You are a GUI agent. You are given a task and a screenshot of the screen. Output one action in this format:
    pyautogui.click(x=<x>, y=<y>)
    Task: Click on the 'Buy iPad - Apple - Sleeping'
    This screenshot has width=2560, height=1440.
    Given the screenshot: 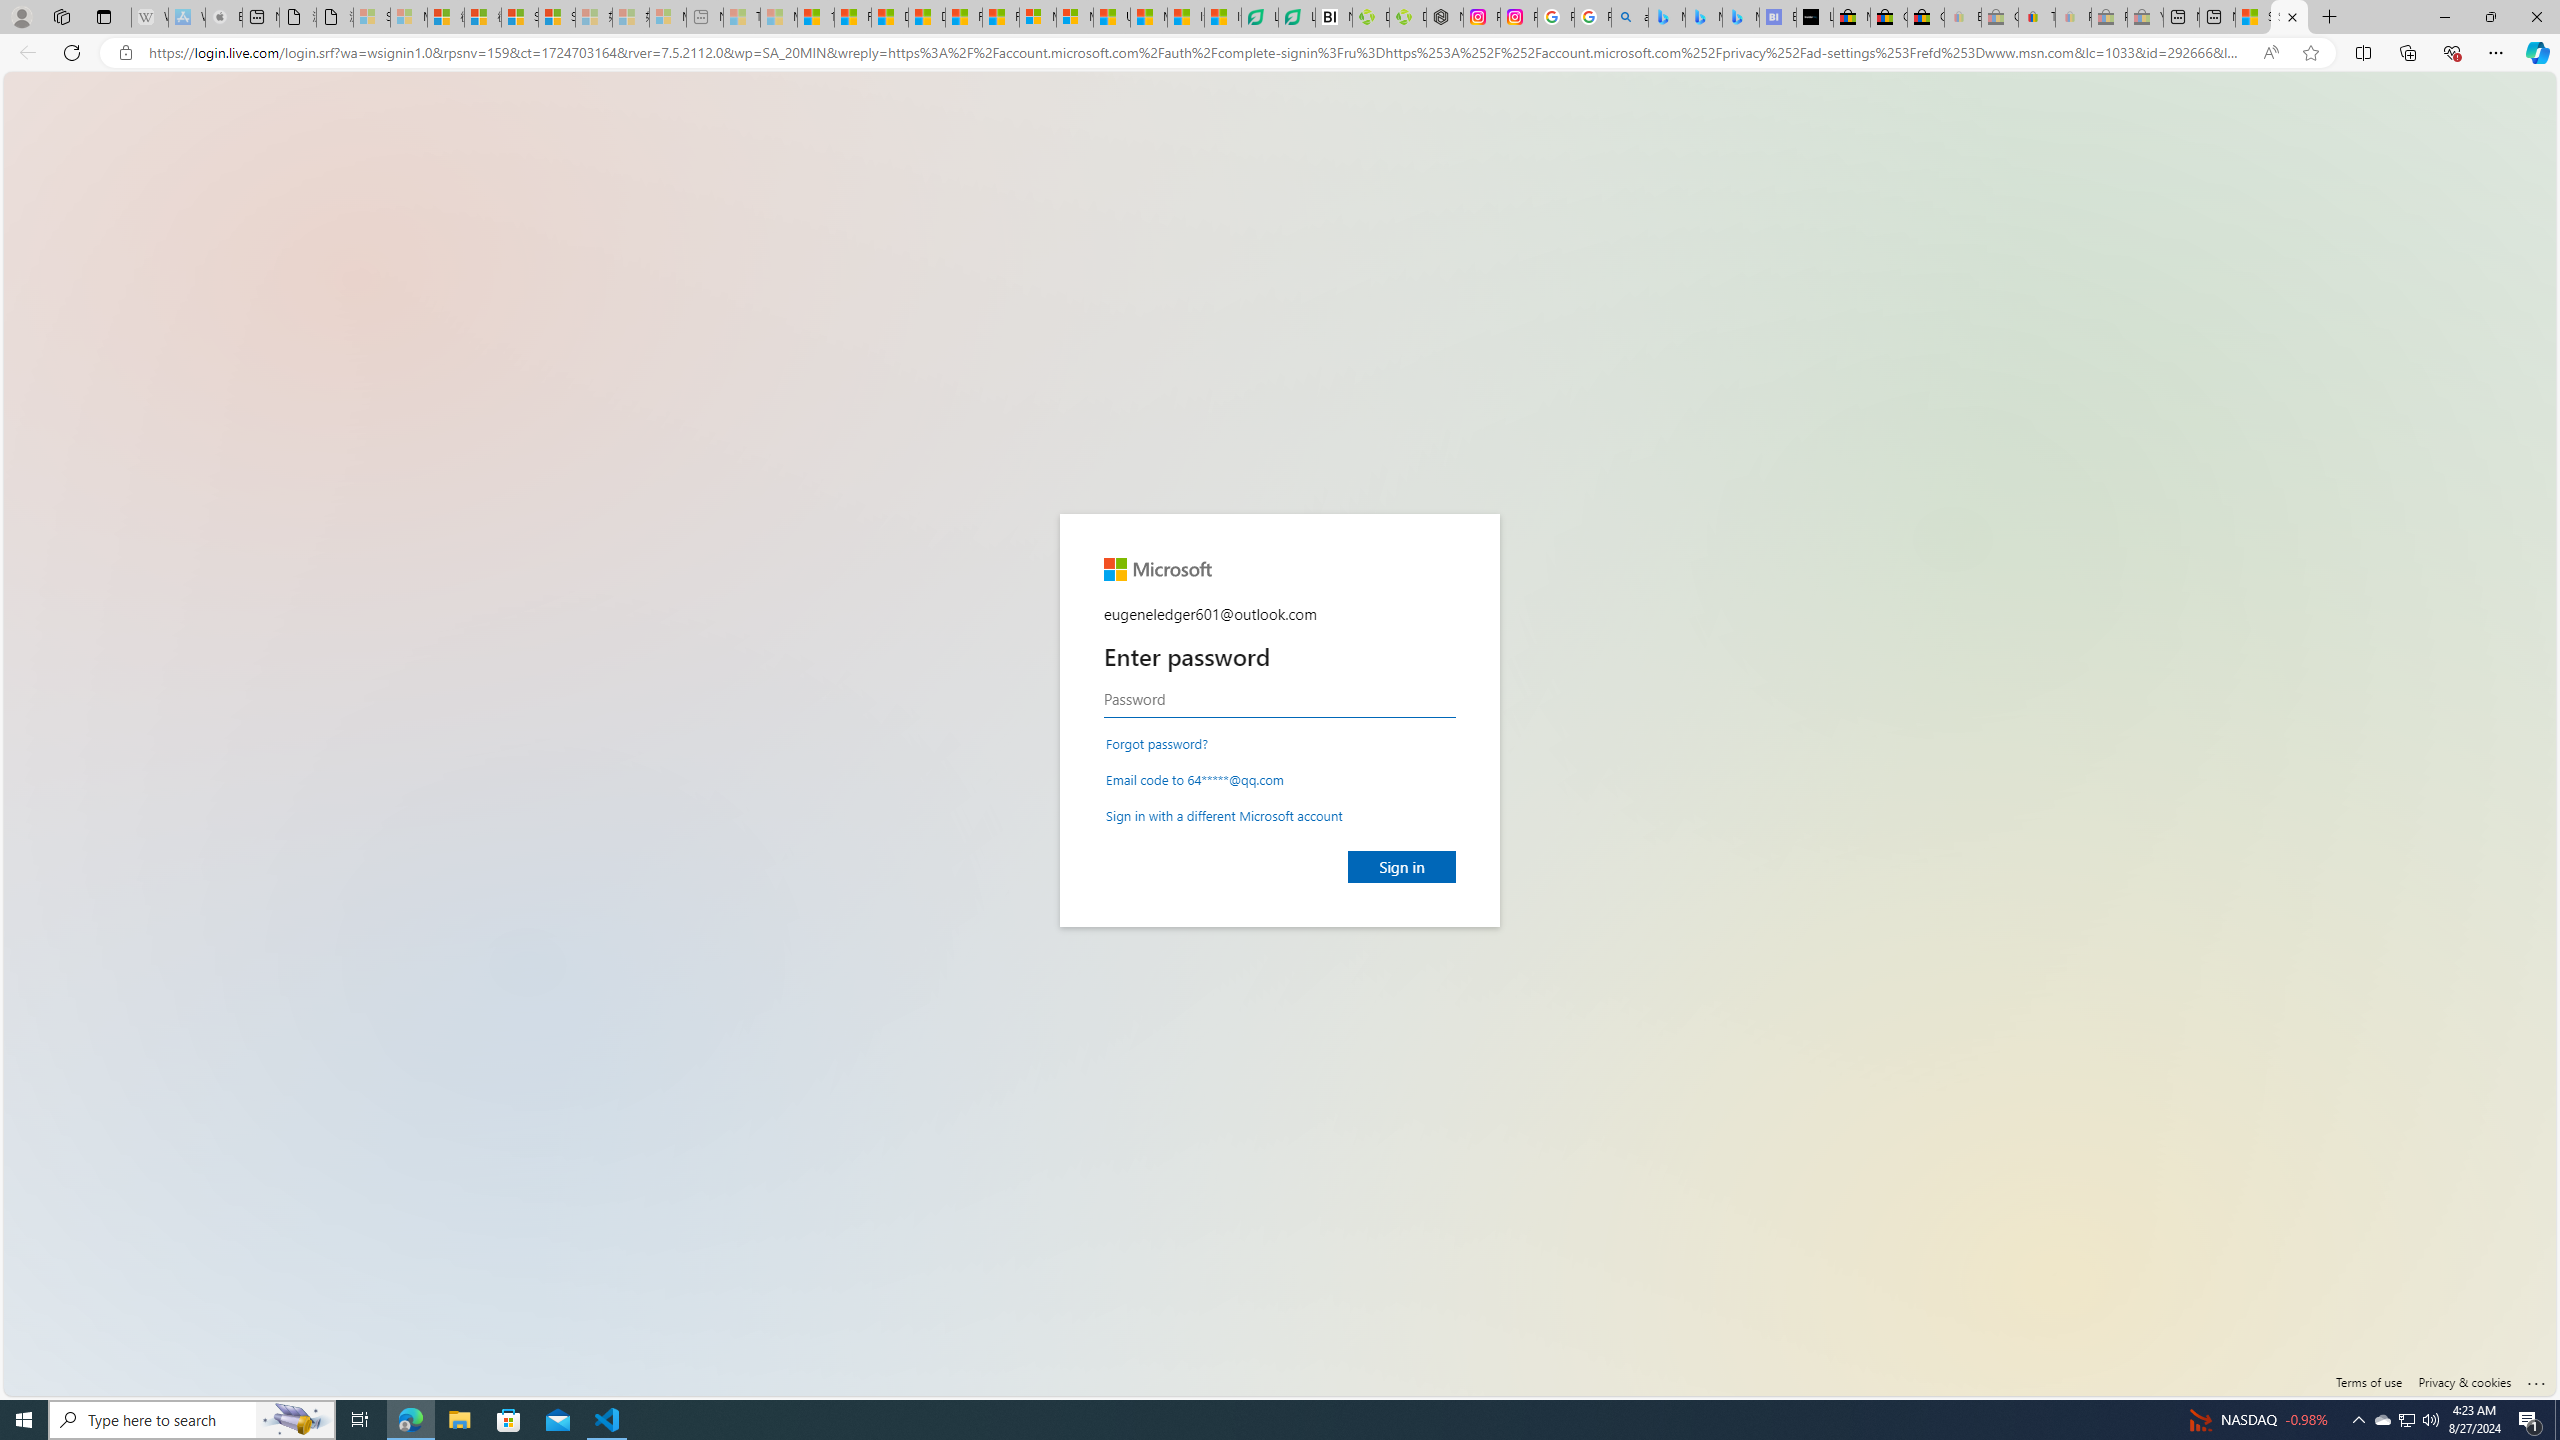 What is the action you would take?
    pyautogui.click(x=224, y=16)
    